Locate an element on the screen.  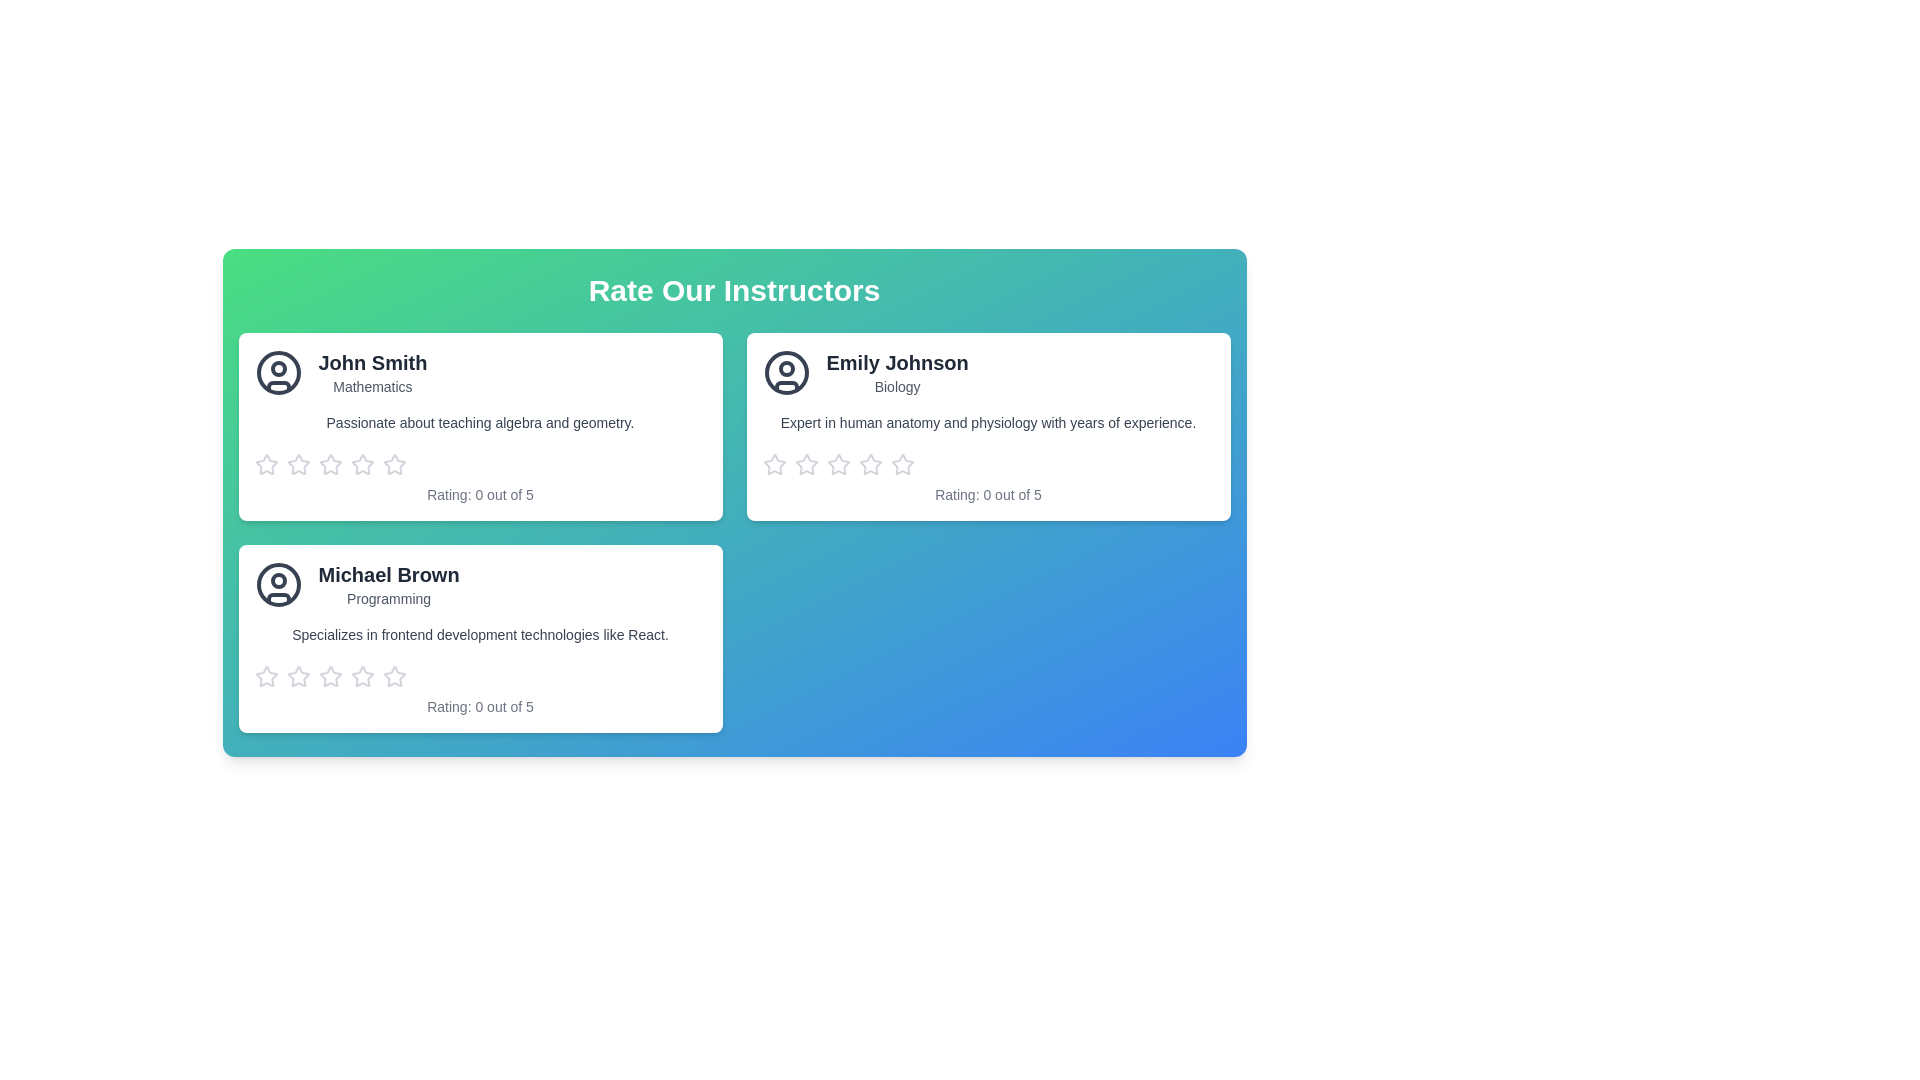
the circular vector graphic representing Michael Brown's profile in the second row of the cards is located at coordinates (277, 585).